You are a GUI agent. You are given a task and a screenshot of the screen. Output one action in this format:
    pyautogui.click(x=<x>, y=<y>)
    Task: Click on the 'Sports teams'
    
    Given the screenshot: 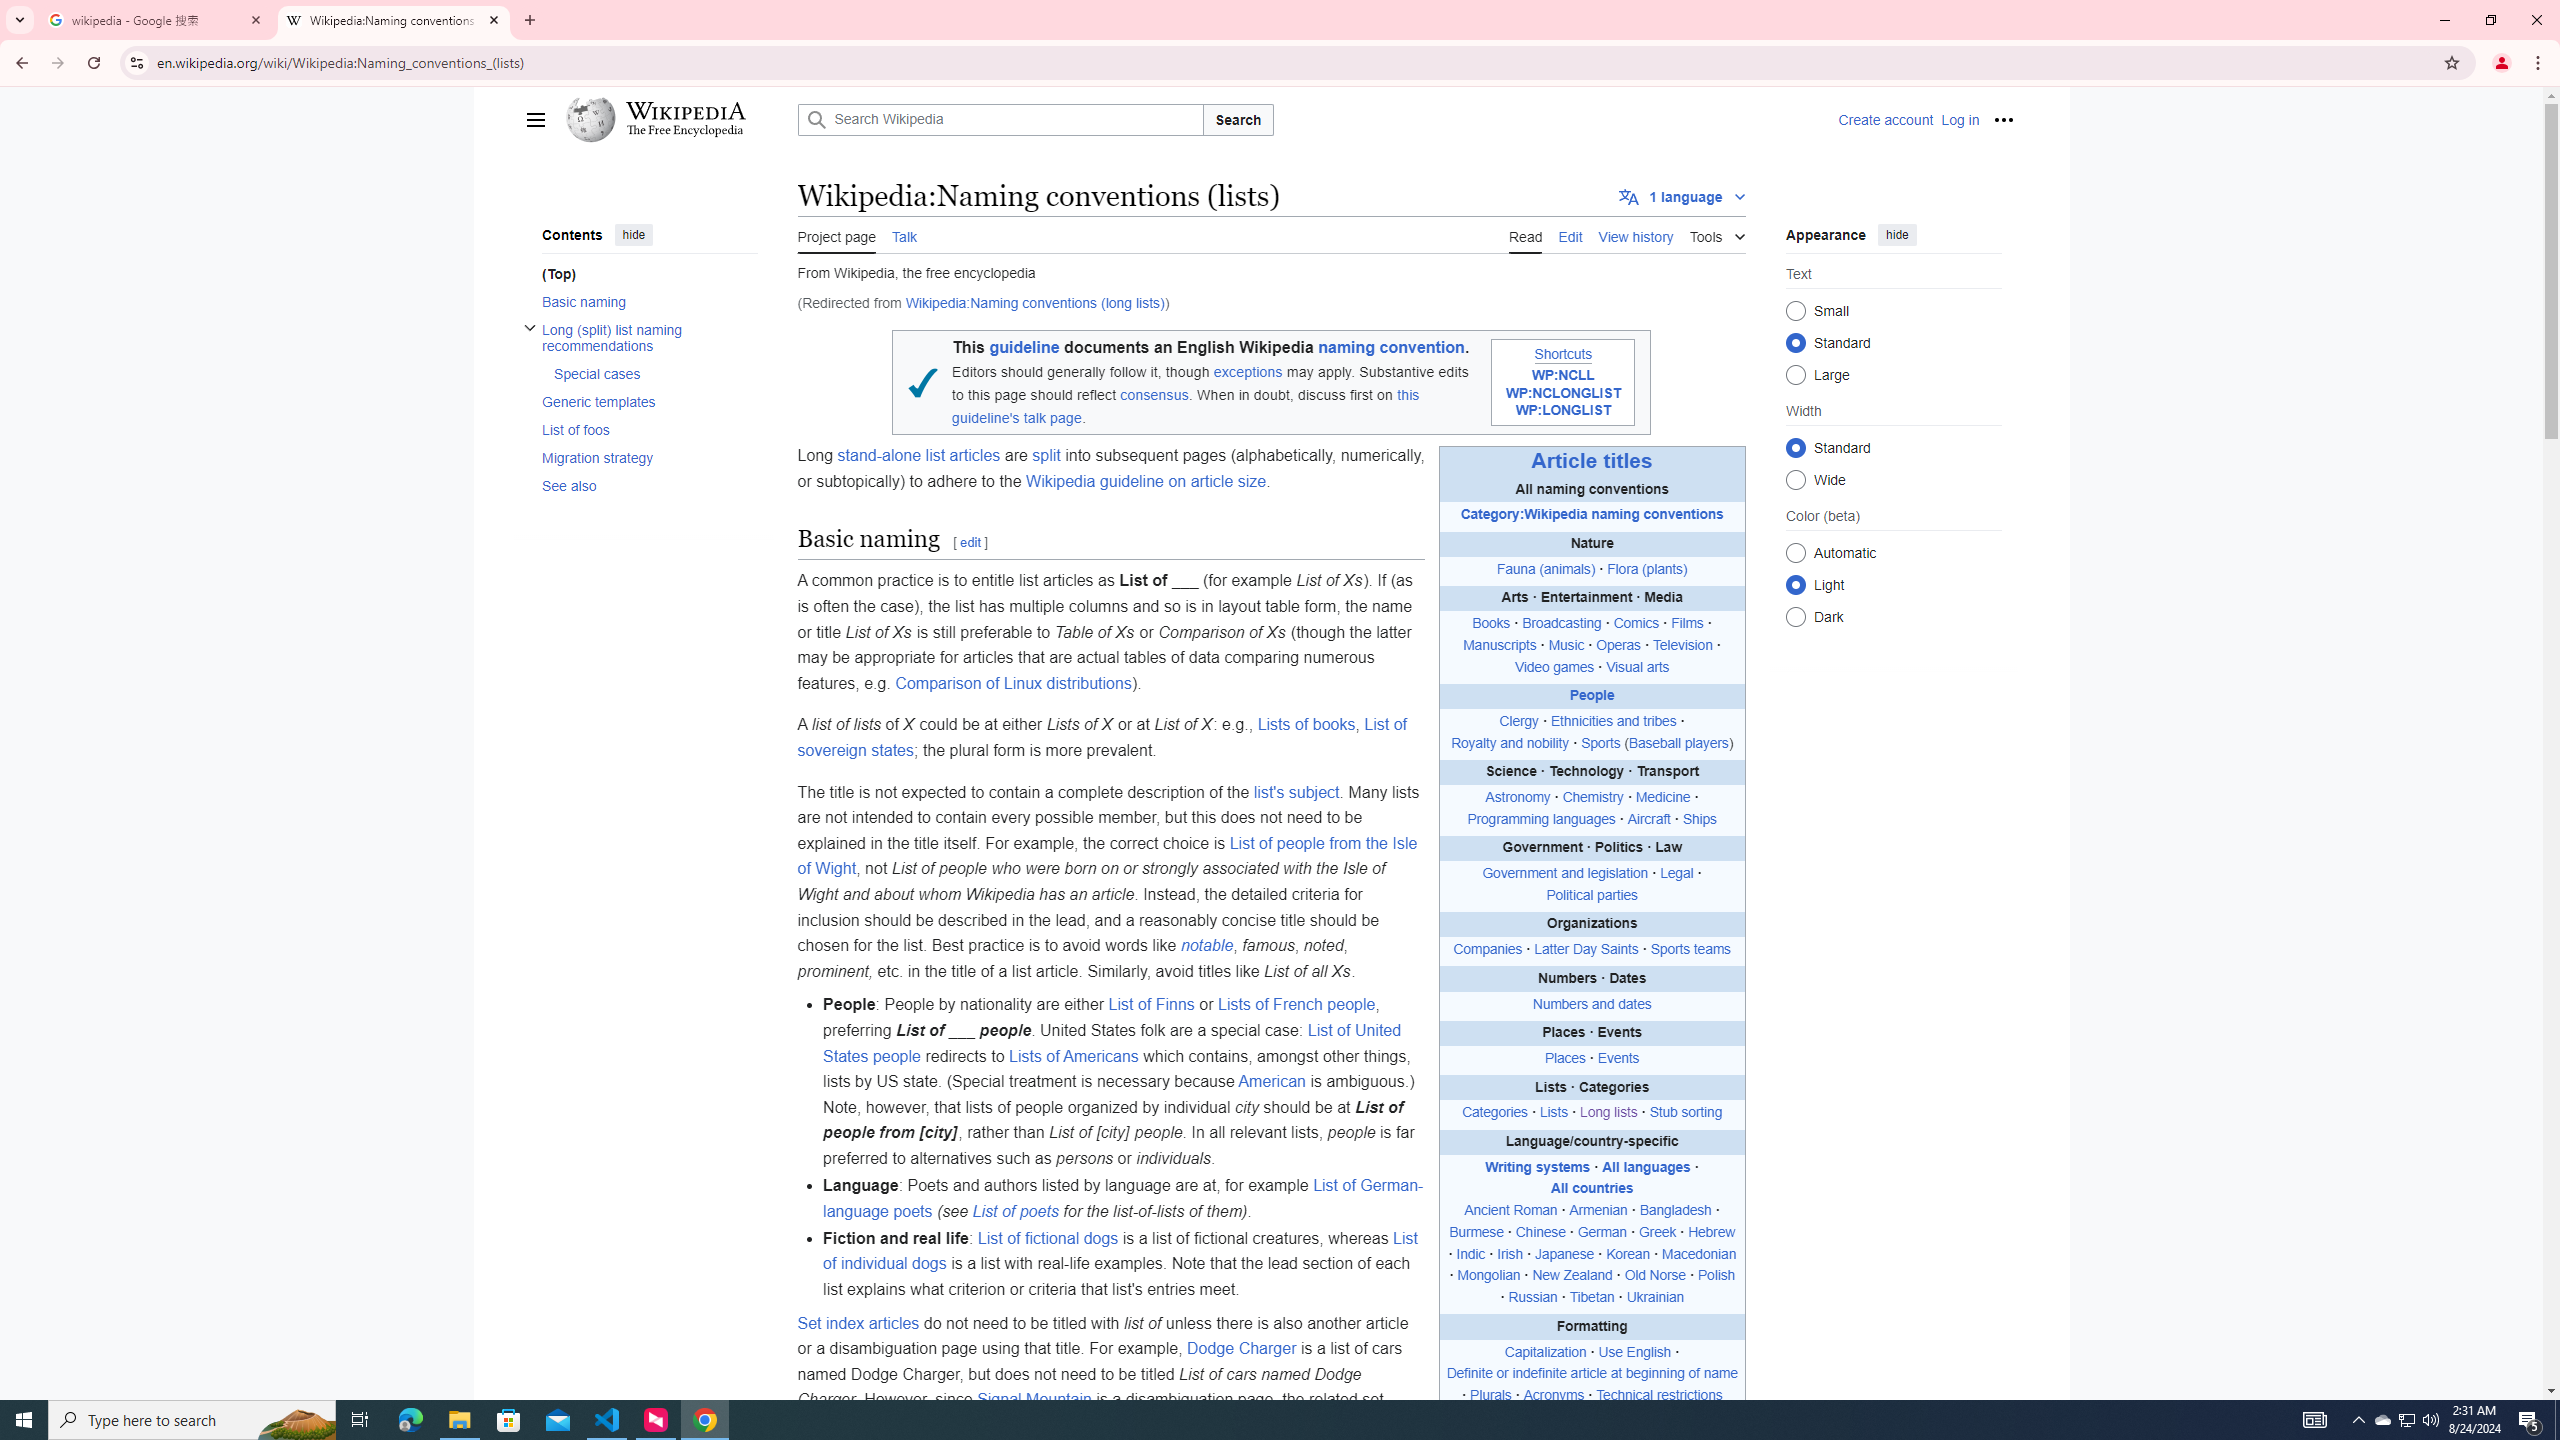 What is the action you would take?
    pyautogui.click(x=1689, y=949)
    